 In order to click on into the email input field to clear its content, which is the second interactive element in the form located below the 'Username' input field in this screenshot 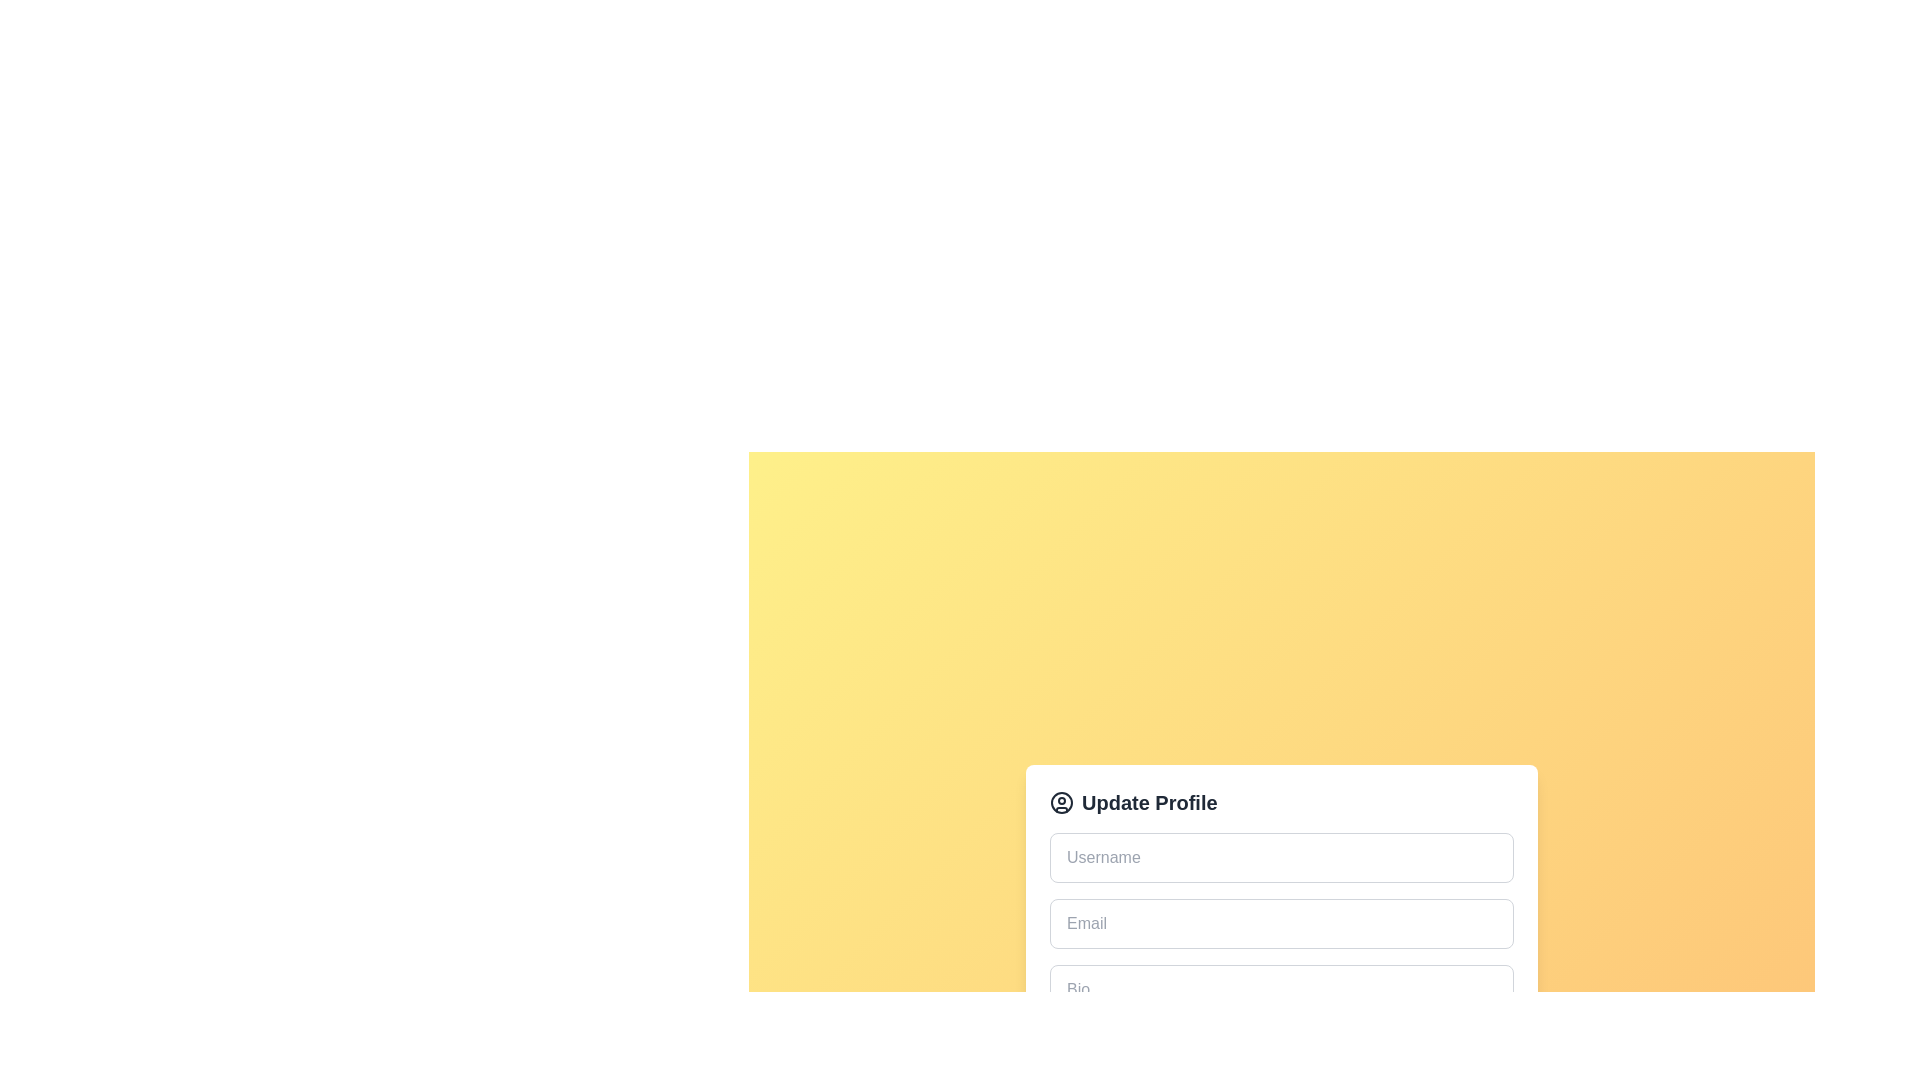, I will do `click(1281, 922)`.